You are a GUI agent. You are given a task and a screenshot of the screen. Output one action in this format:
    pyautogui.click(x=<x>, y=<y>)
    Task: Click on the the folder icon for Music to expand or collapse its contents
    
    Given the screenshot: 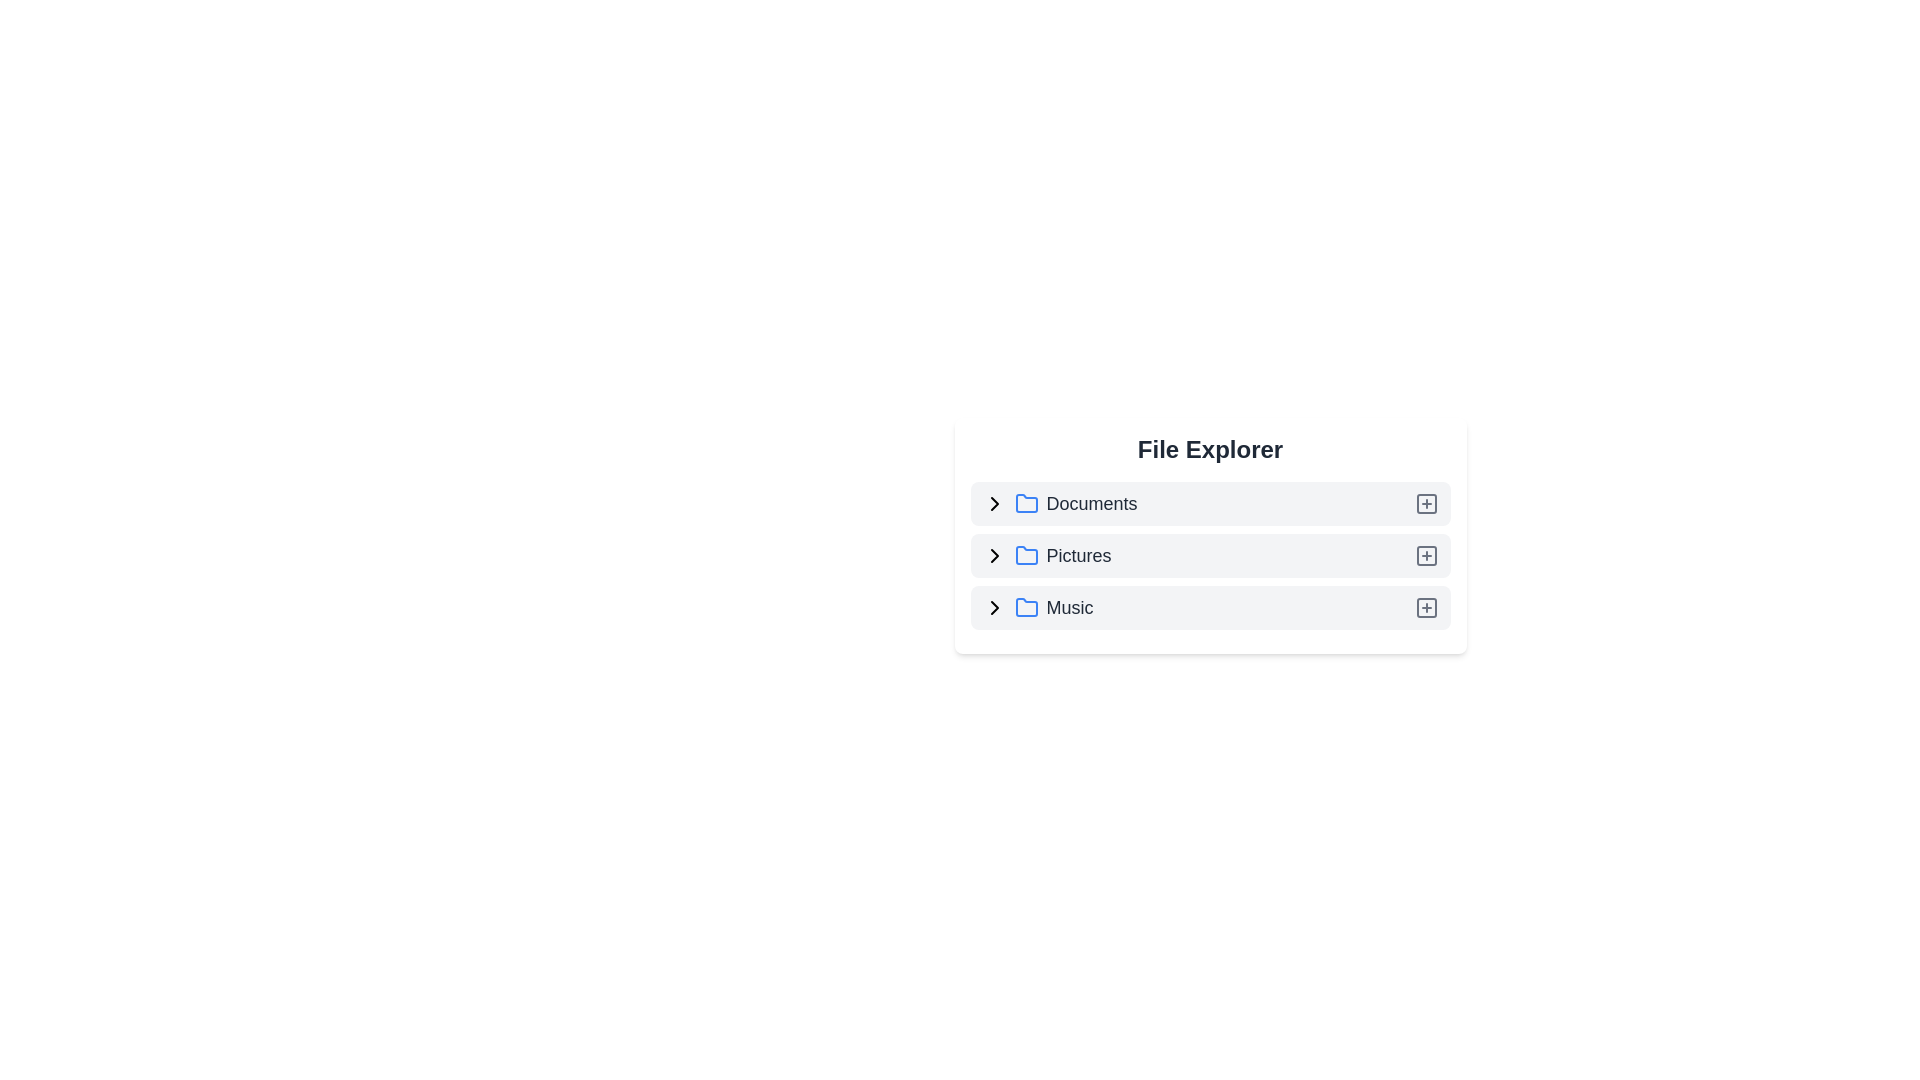 What is the action you would take?
    pyautogui.click(x=1026, y=607)
    